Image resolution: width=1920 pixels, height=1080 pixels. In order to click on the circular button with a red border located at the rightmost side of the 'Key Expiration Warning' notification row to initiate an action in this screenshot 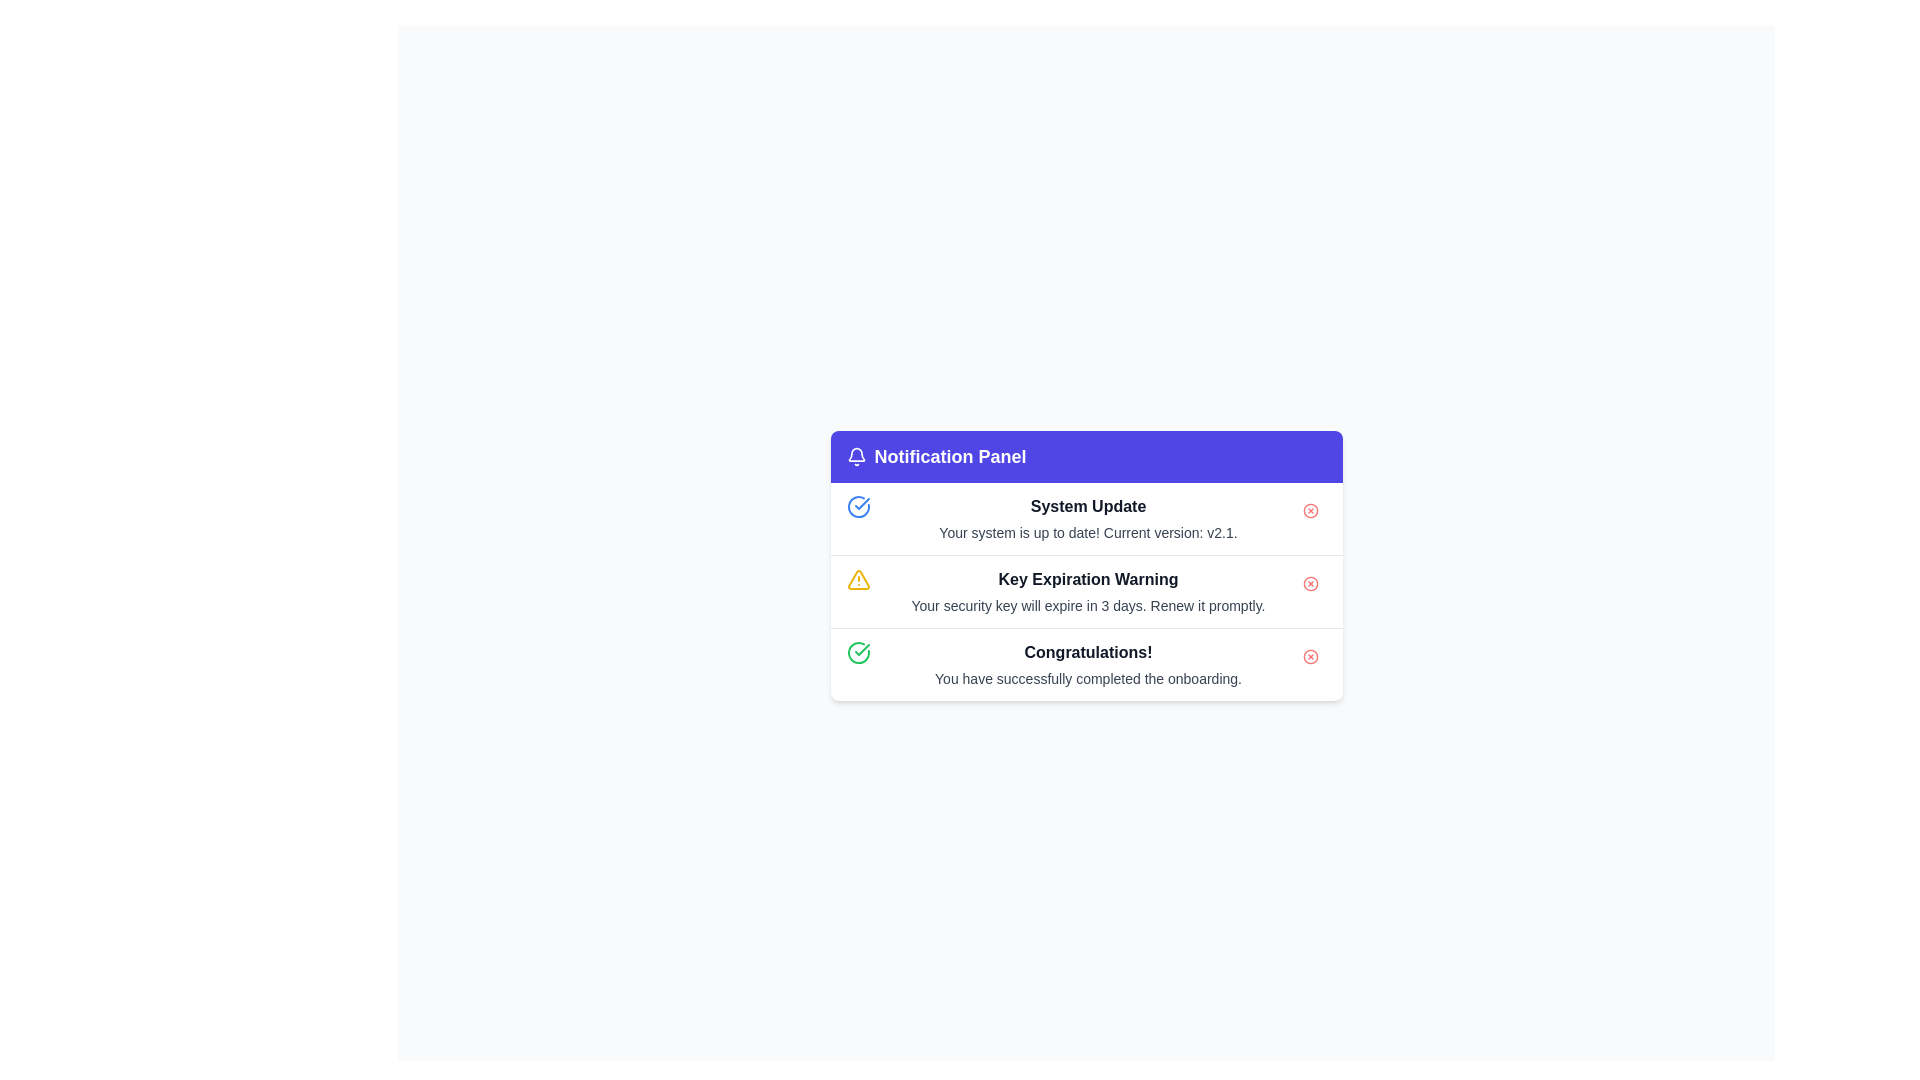, I will do `click(1310, 583)`.